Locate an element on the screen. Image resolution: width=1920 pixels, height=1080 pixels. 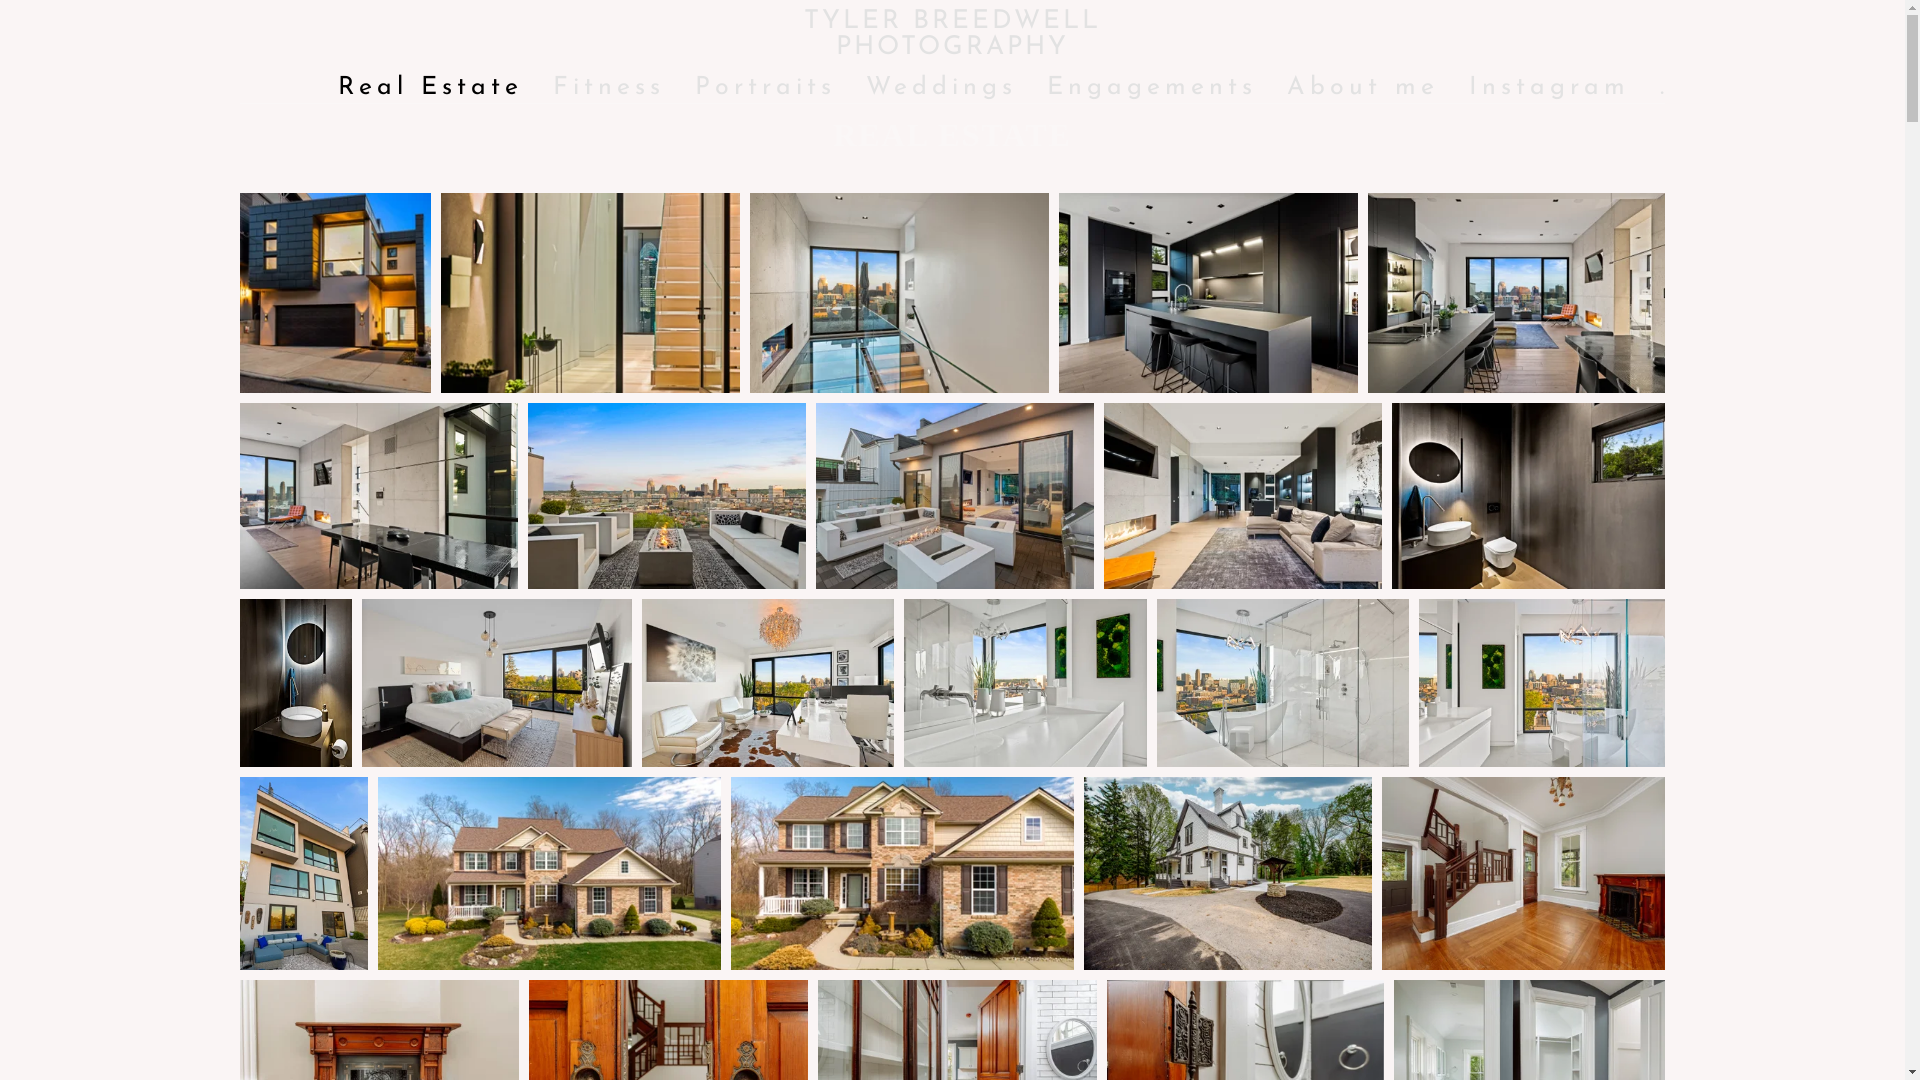
'TYLER BREEDWELL PHOTOGRAPHY' is located at coordinates (950, 34).